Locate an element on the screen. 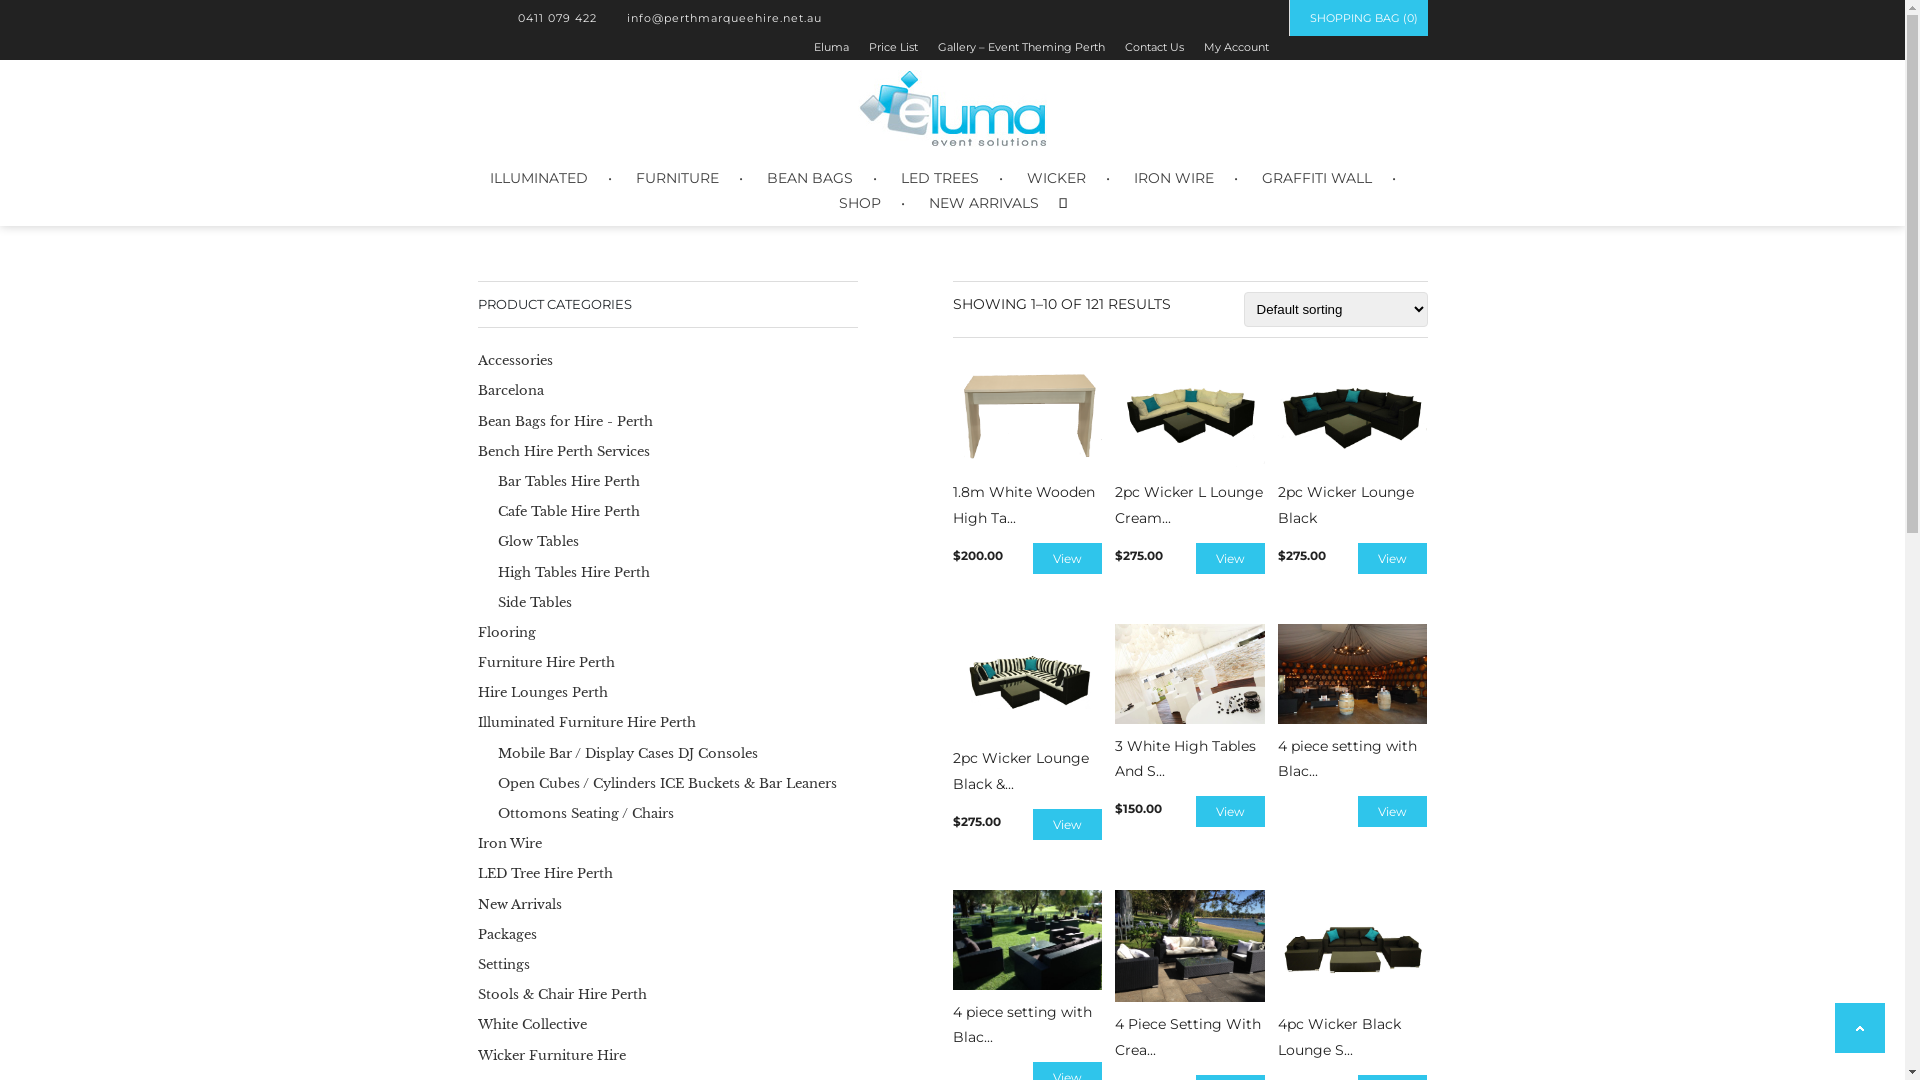 The image size is (1920, 1080). 'Side Tables' is located at coordinates (534, 601).